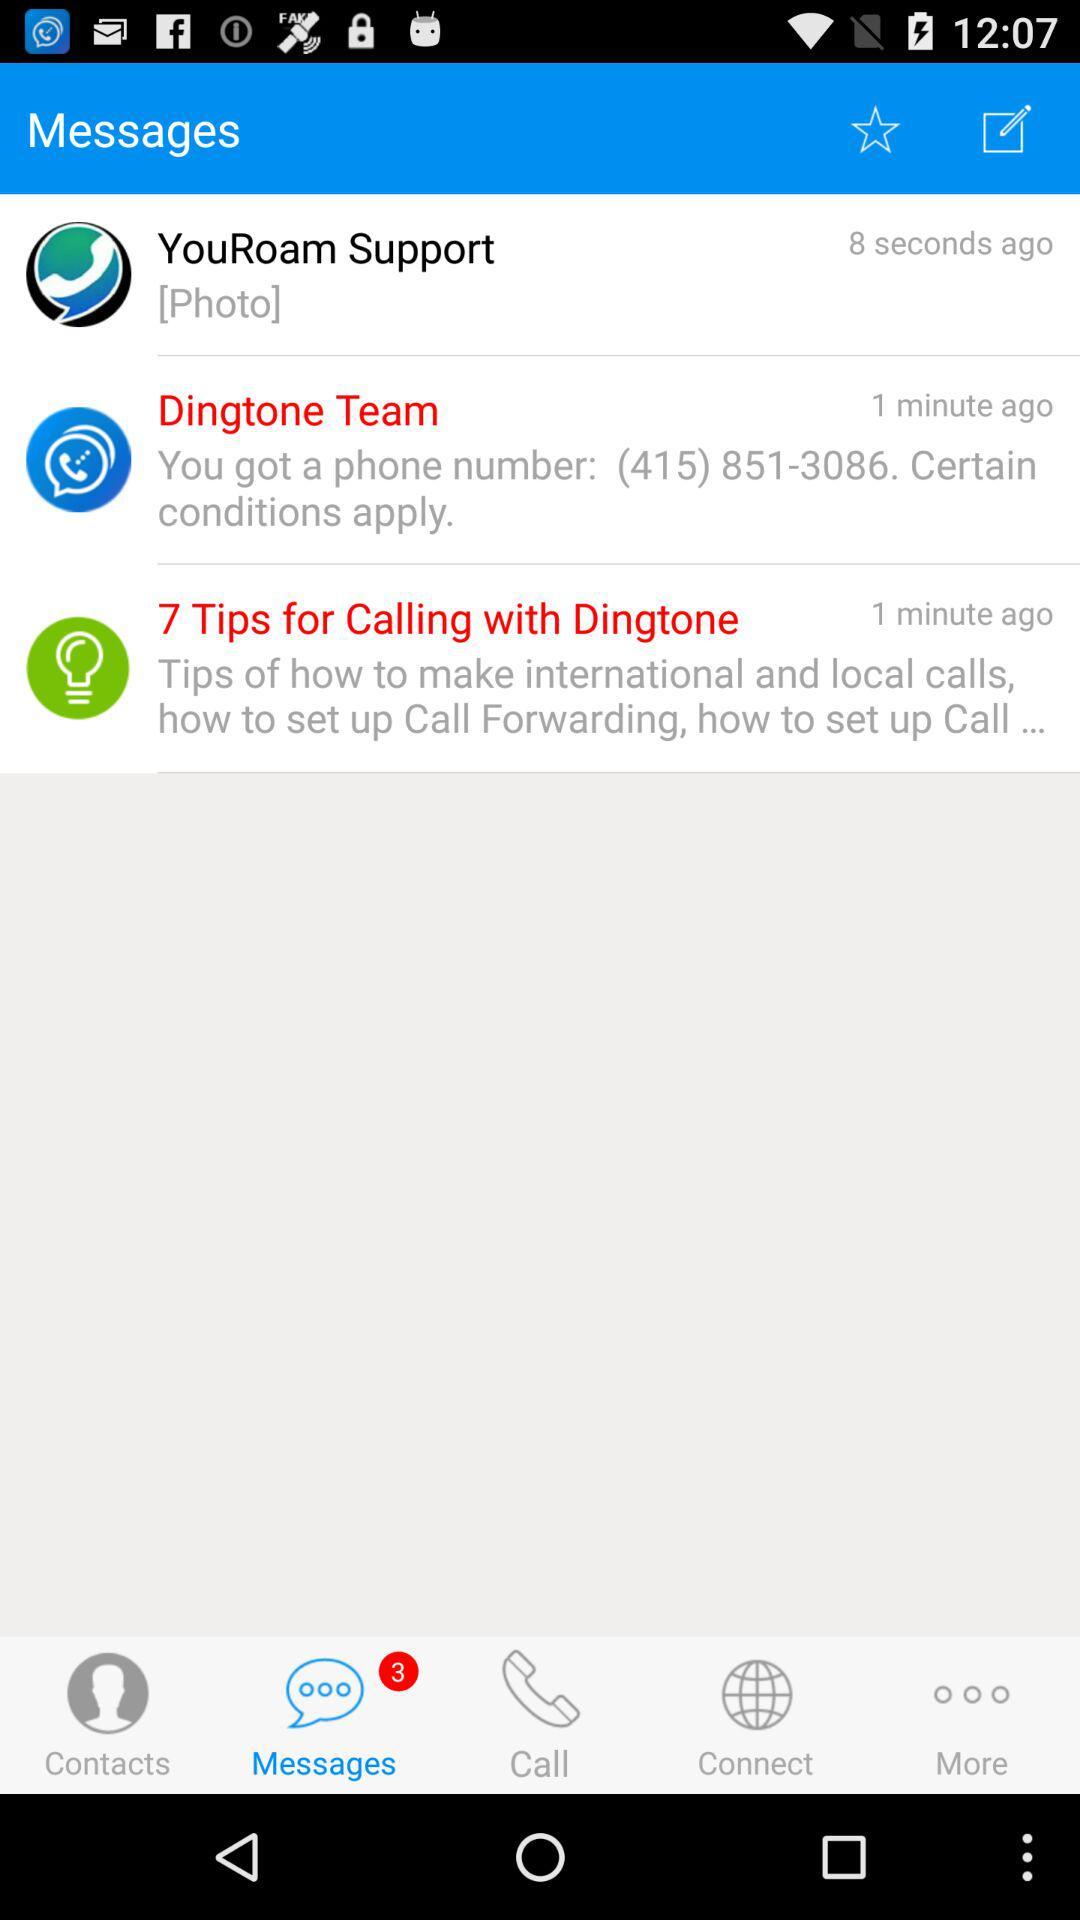  I want to click on the app above tips of how app, so click(447, 617).